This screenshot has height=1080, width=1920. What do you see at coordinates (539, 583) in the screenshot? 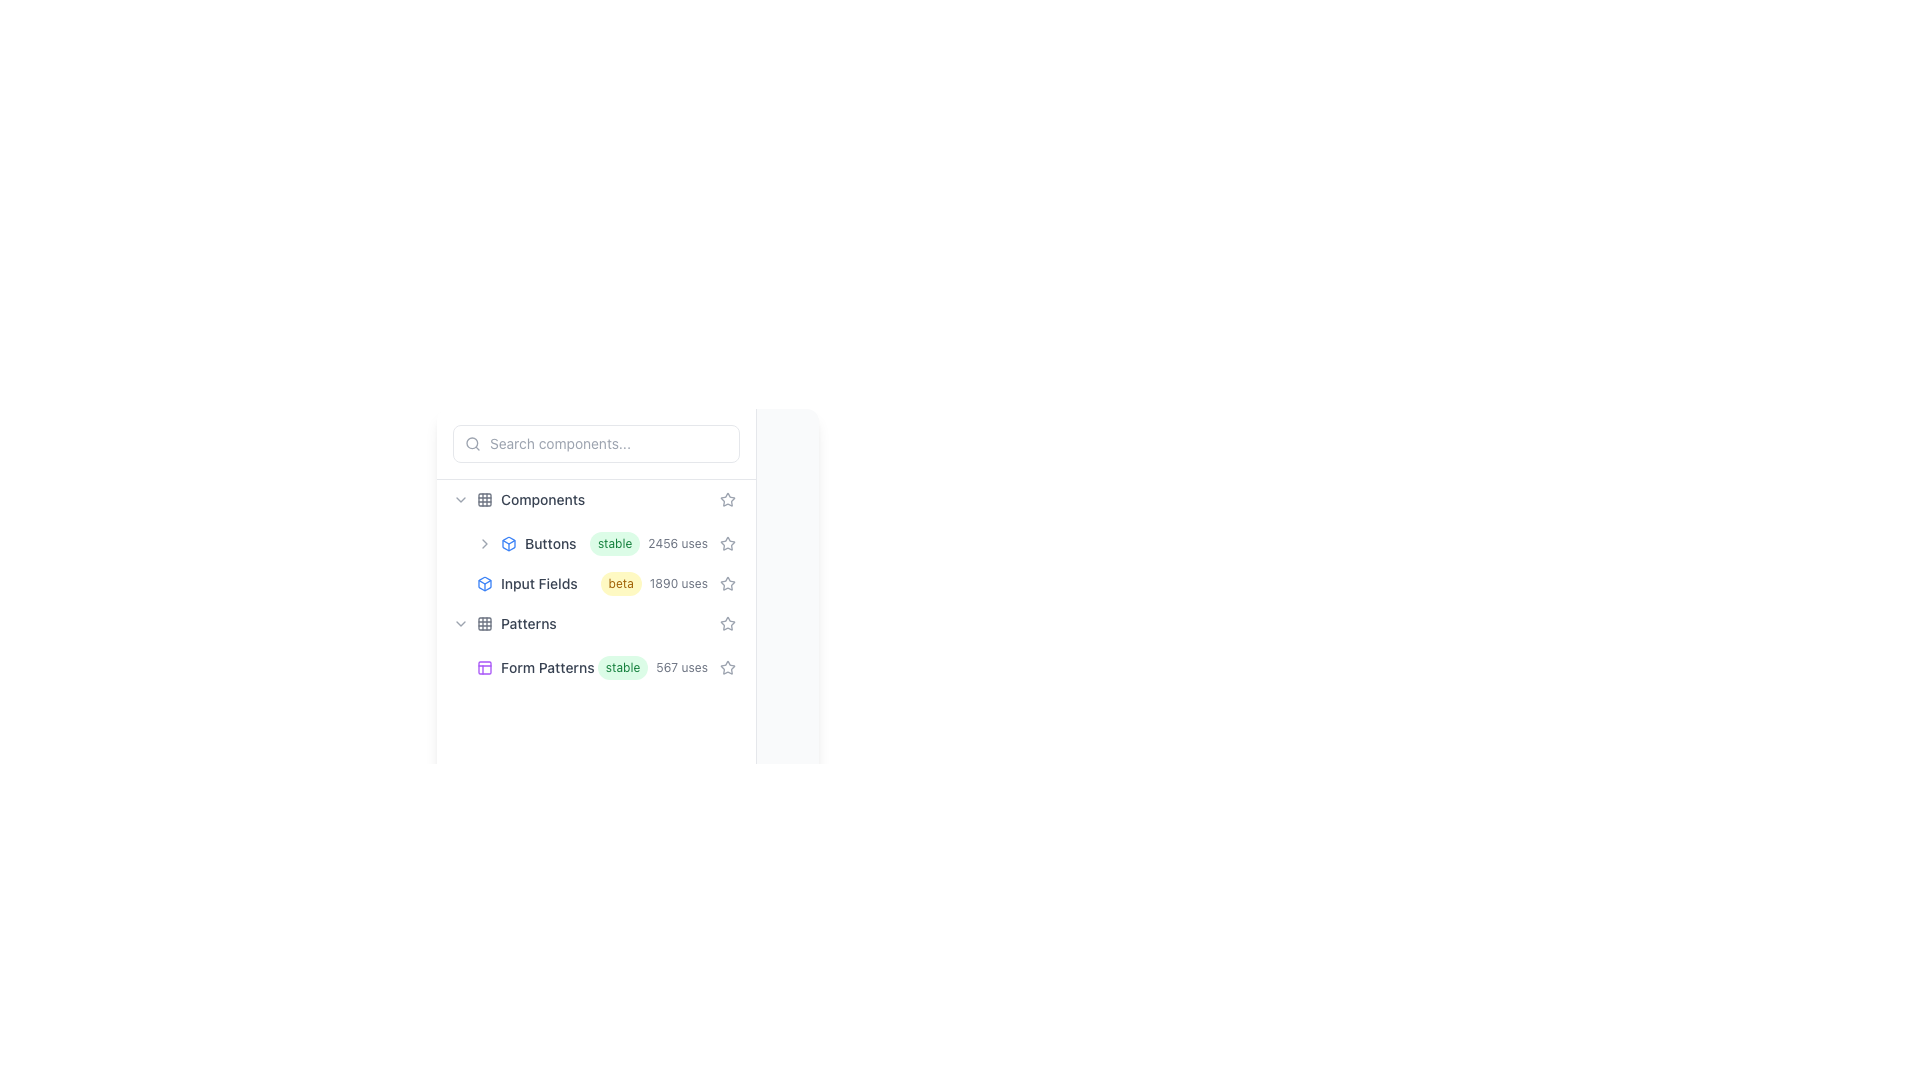
I see `the static text label reading 'Input Fields', which is the second text label under 'Components' and styled in light gray with a smaller font size` at bounding box center [539, 583].